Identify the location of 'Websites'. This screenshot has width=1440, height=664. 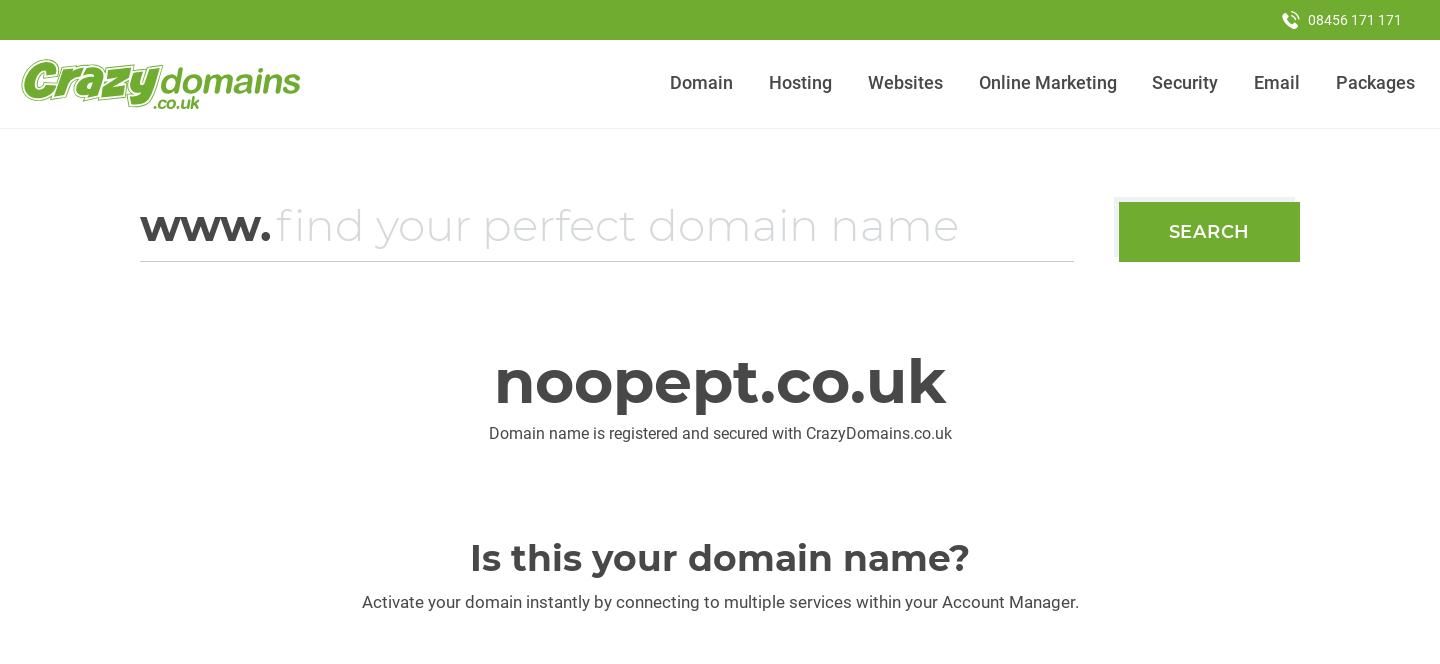
(904, 83).